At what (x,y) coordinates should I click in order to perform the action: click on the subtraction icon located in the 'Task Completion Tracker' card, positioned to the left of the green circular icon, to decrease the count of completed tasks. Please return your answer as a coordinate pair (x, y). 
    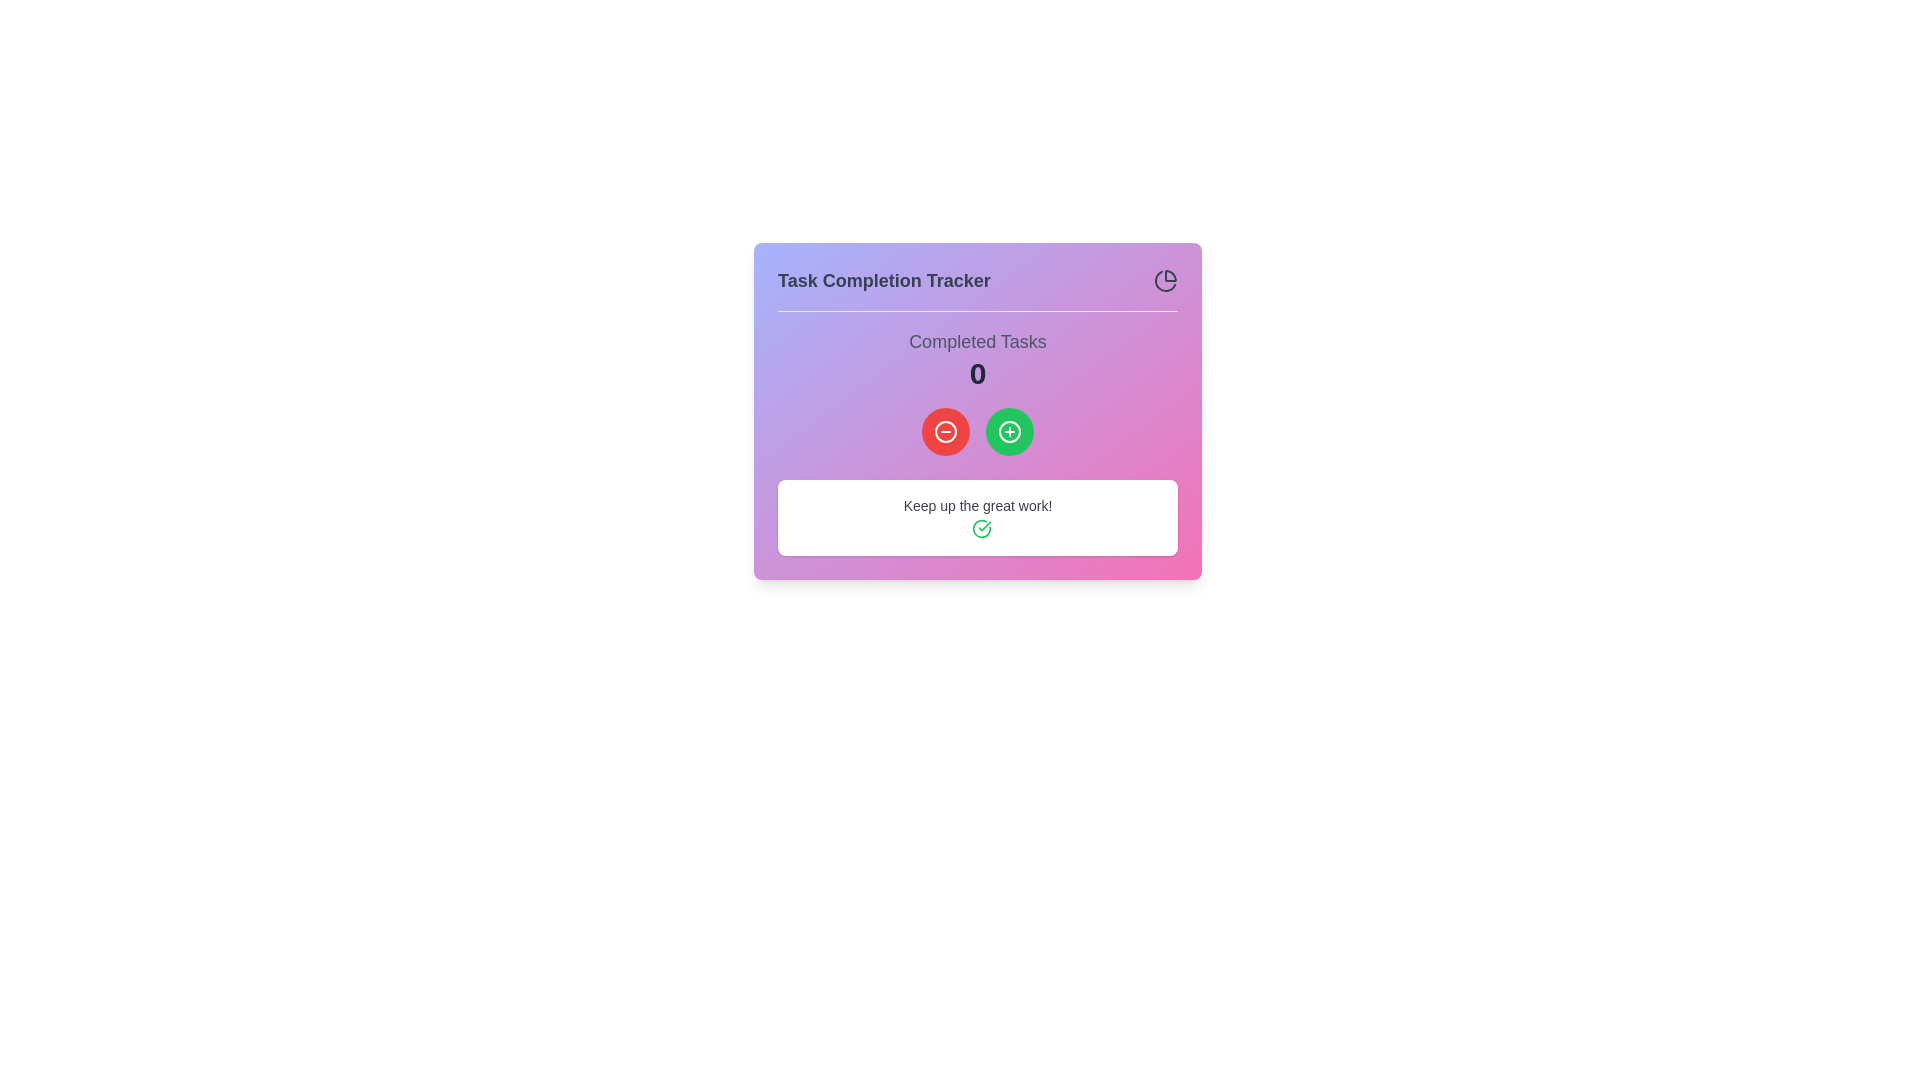
    Looking at the image, I should click on (944, 431).